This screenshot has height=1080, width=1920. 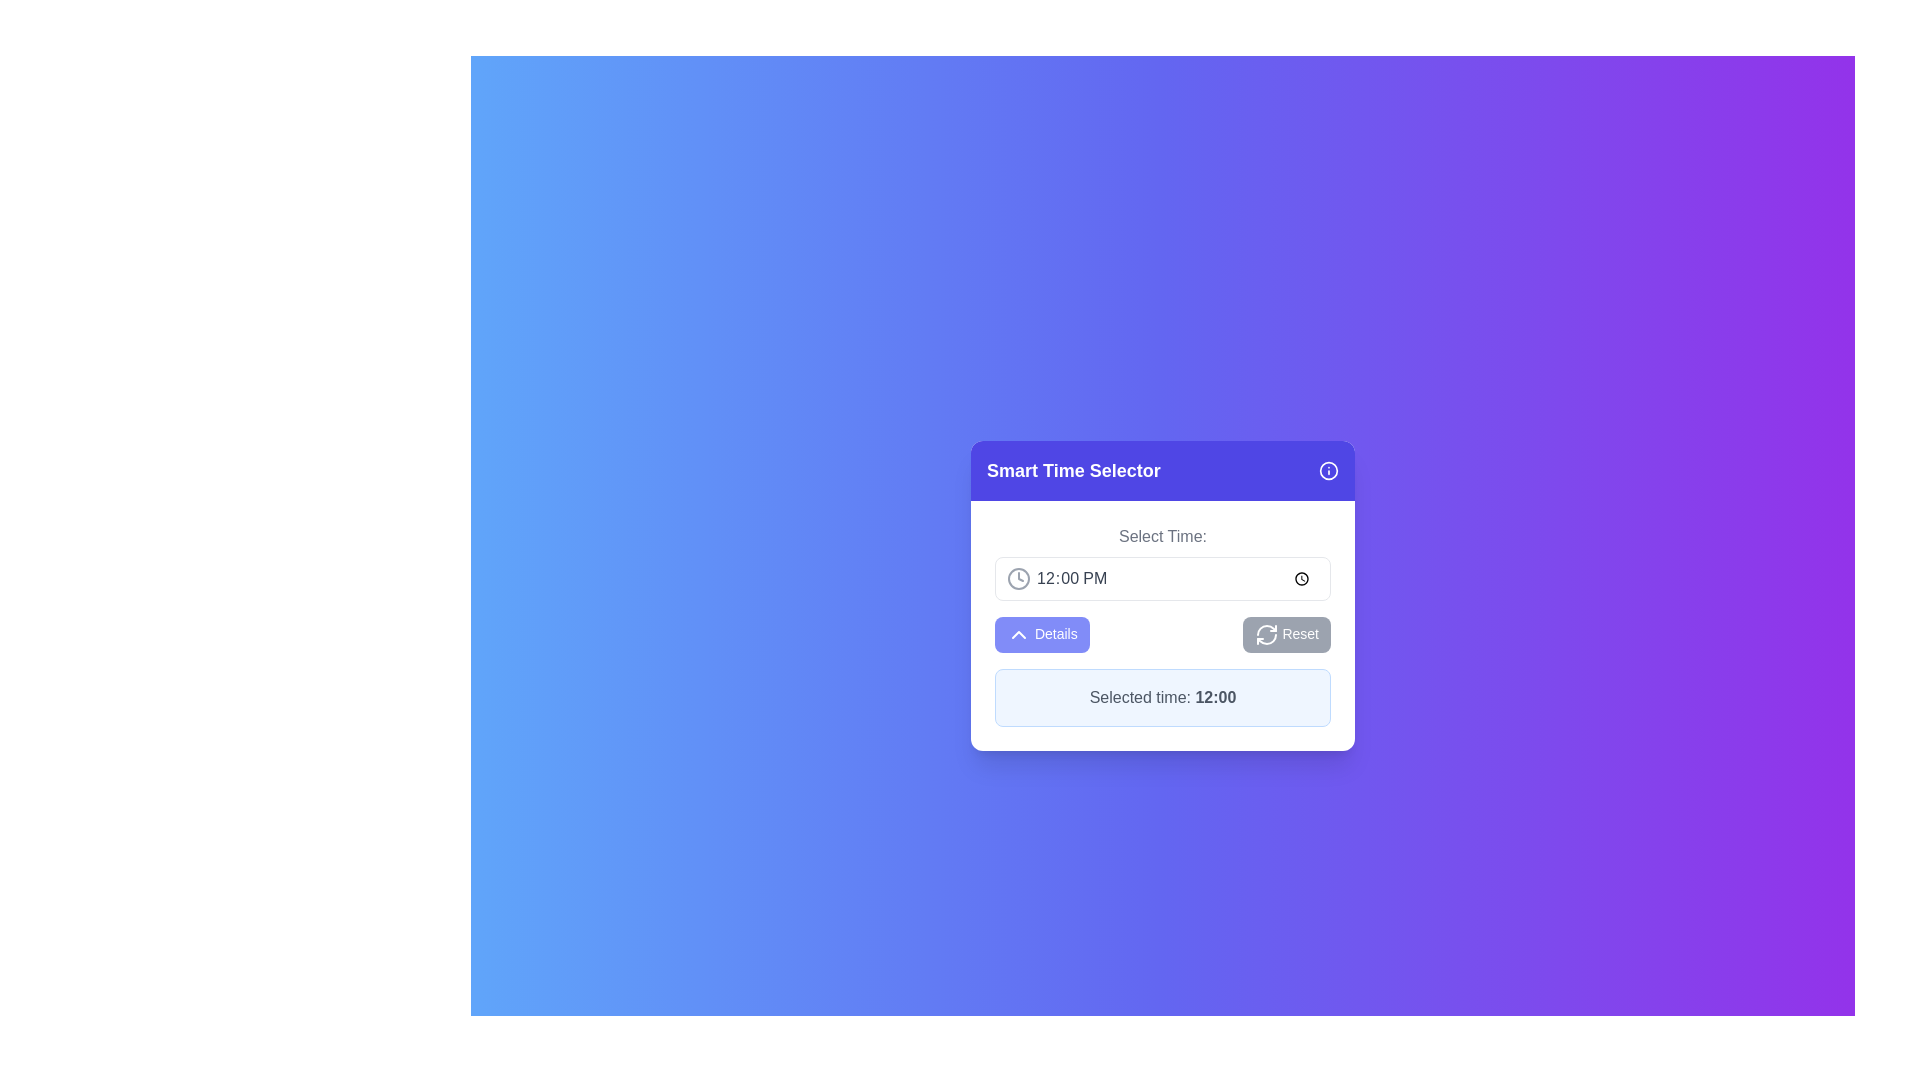 What do you see at coordinates (1041, 635) in the screenshot?
I see `the button used to reveal or hide additional details related to the current selection via keyboard navigation` at bounding box center [1041, 635].